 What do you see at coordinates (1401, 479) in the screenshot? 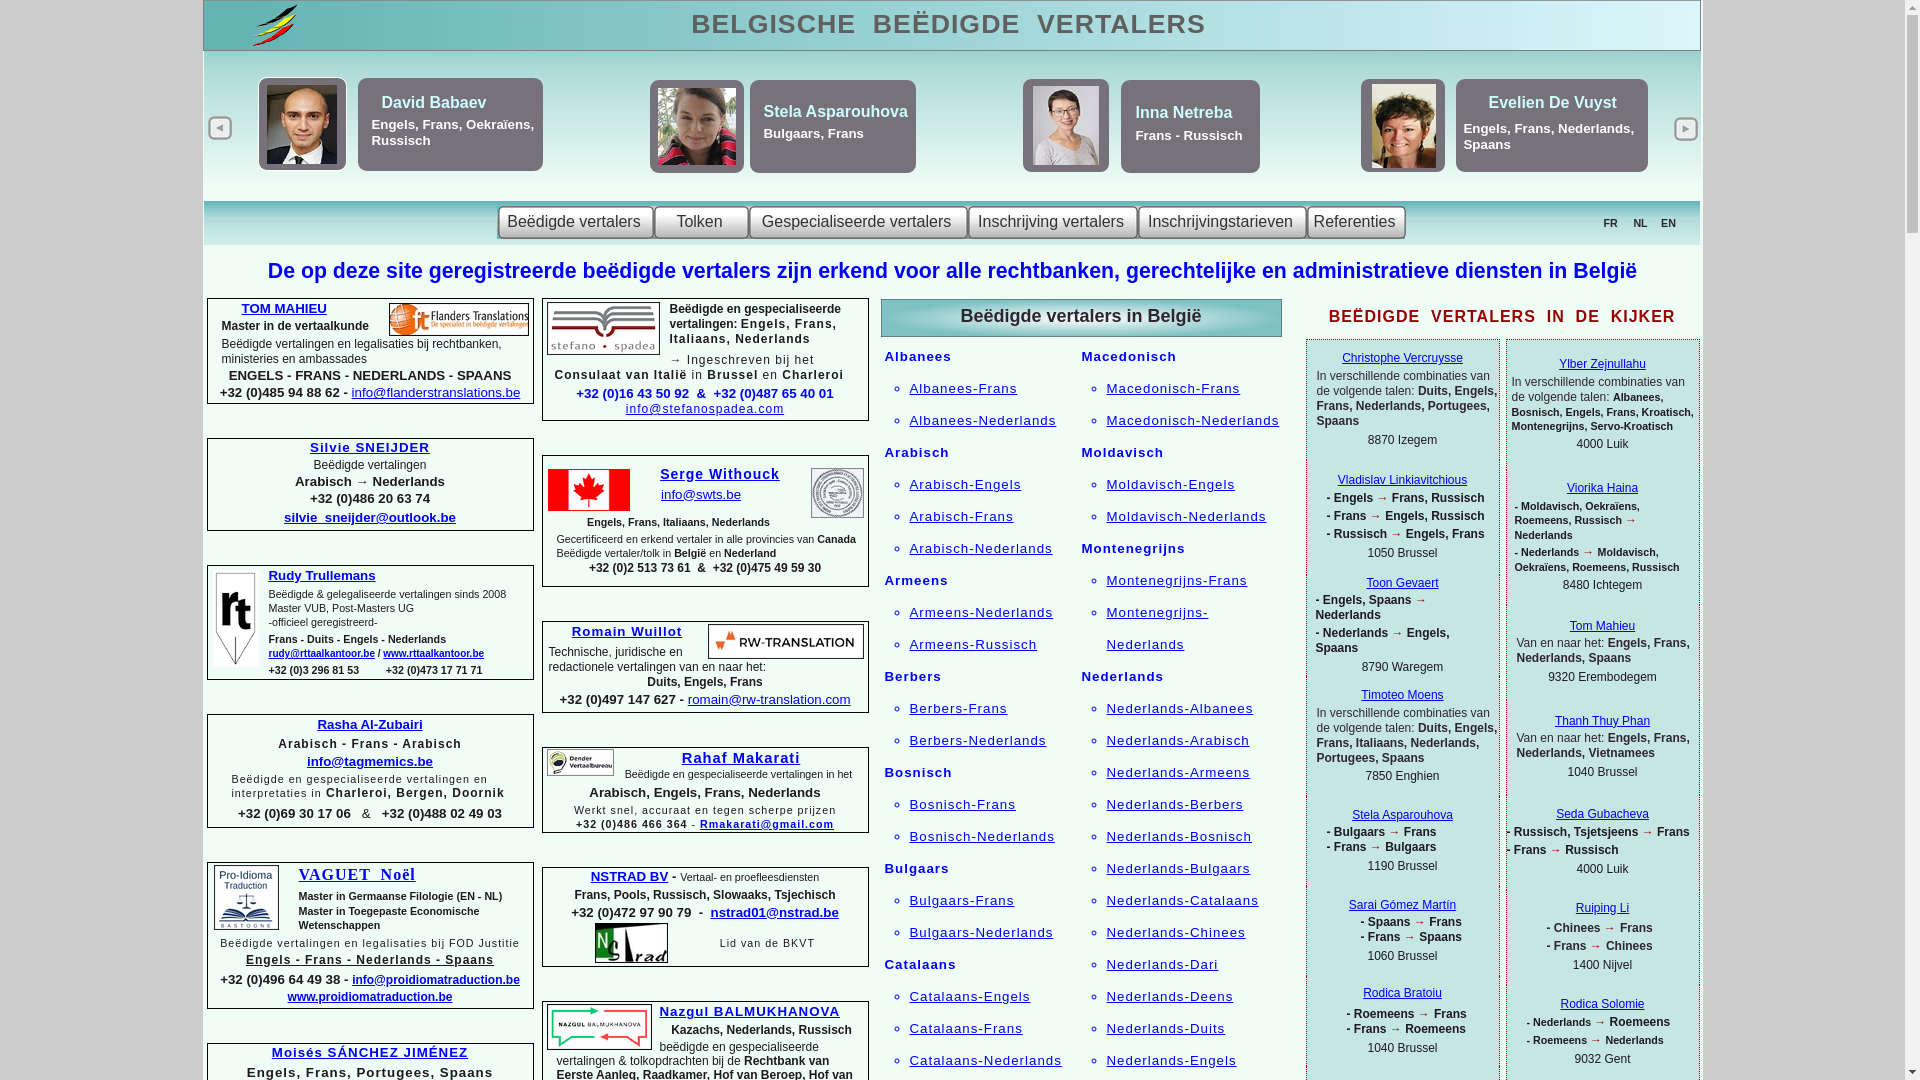
I see `'Vladislav Linkiavitchious'` at bounding box center [1401, 479].